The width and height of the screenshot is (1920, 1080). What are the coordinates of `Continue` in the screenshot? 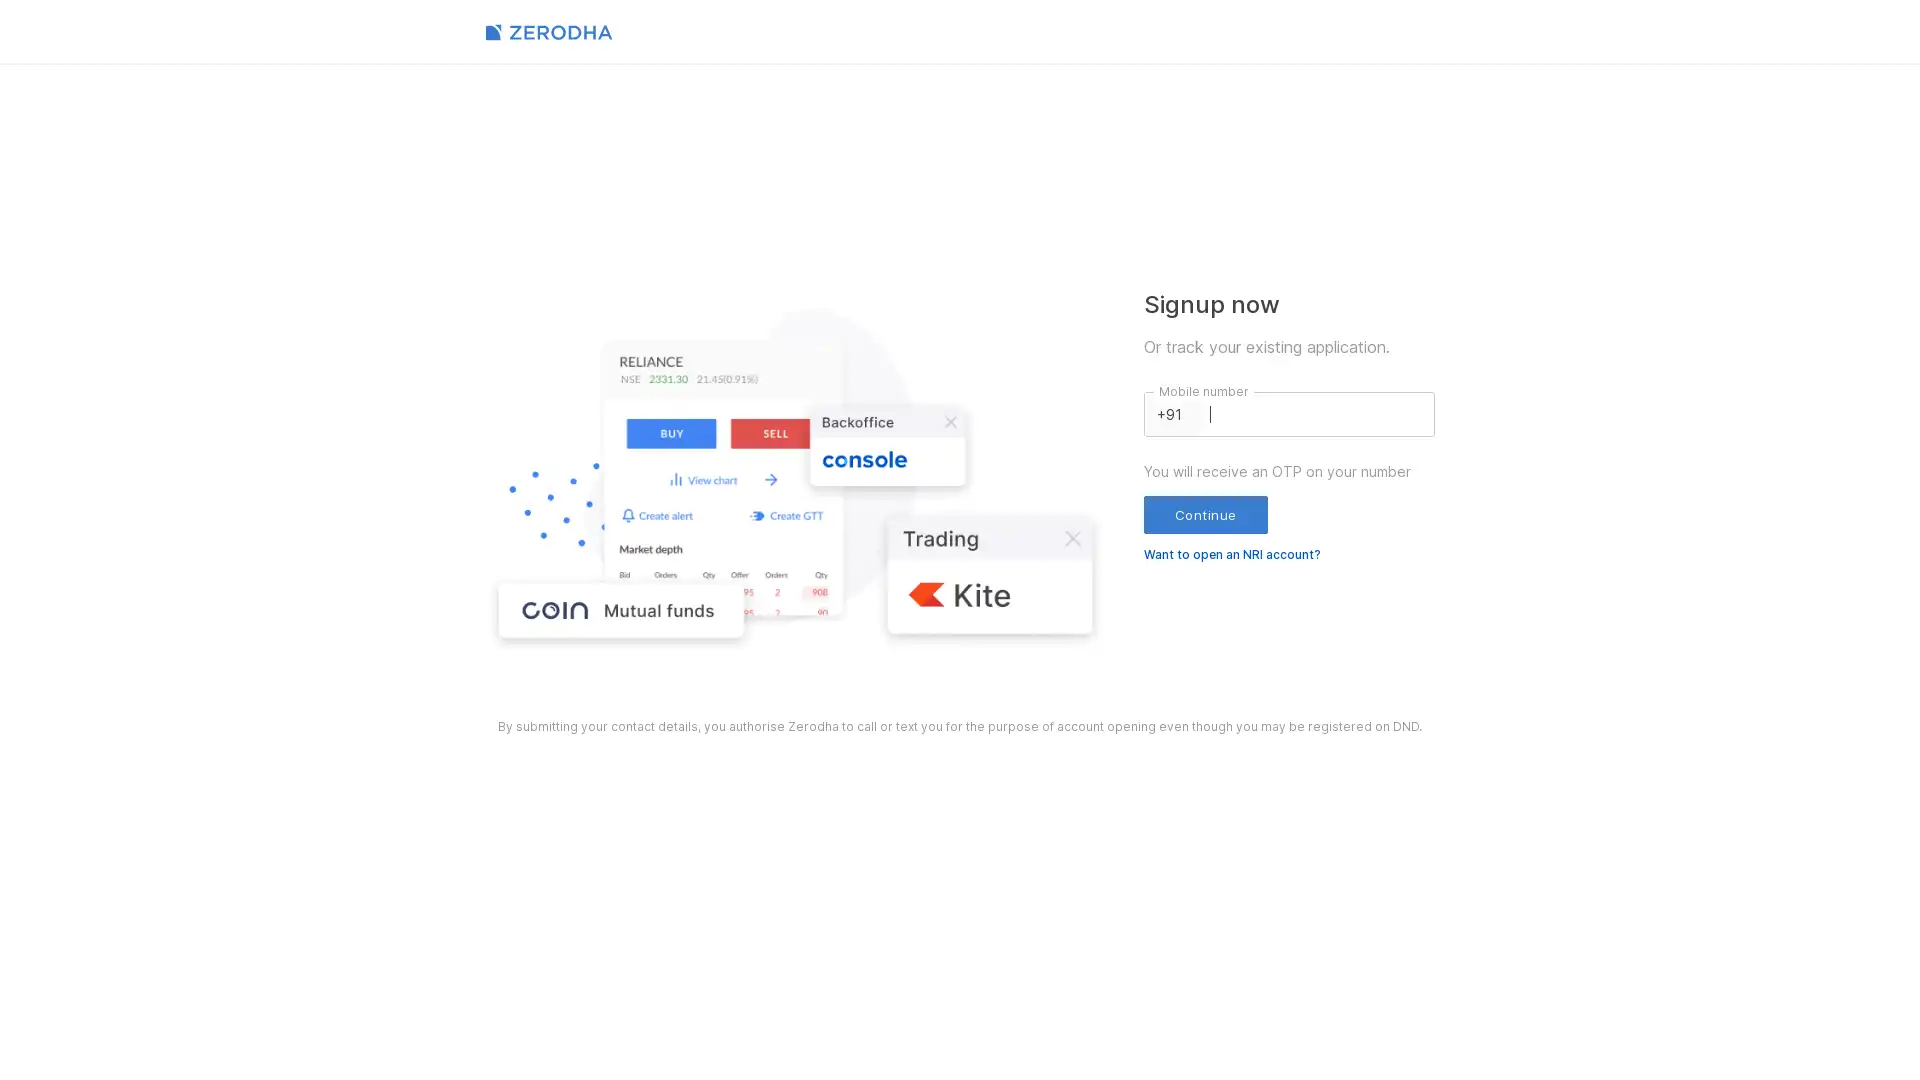 It's located at (1203, 535).